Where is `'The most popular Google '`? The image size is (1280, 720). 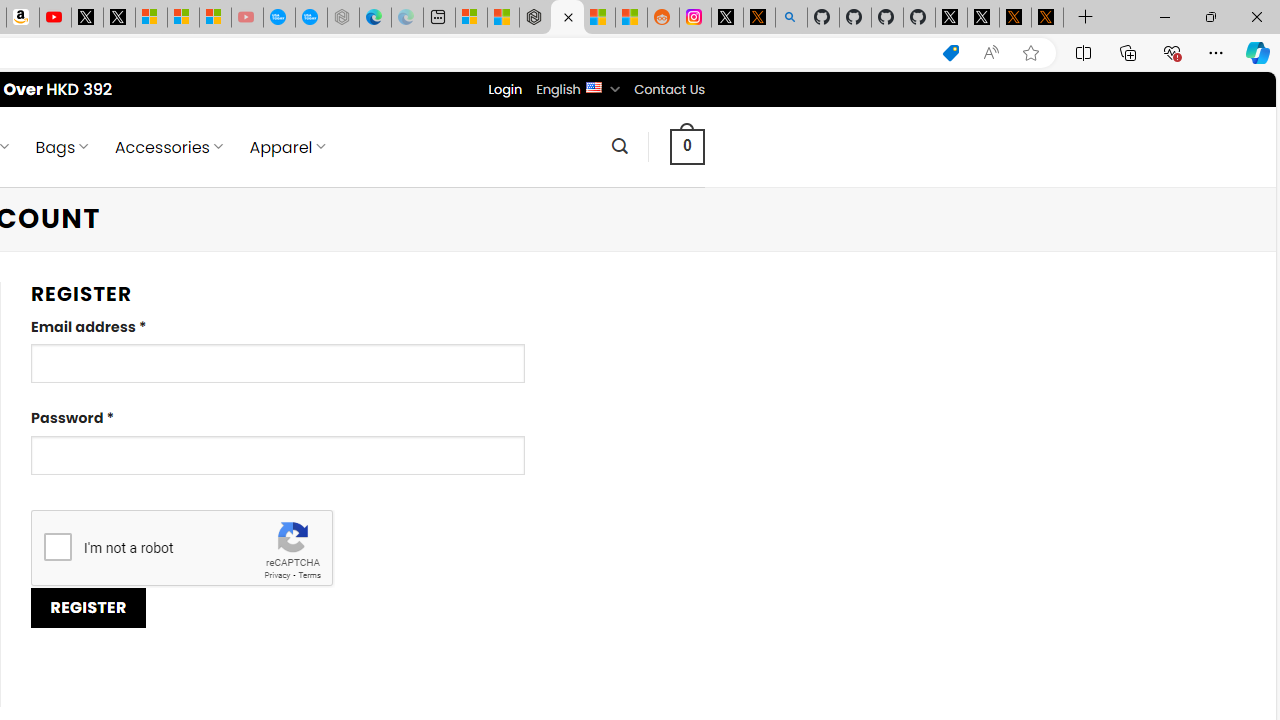 'The most popular Google ' is located at coordinates (310, 17).